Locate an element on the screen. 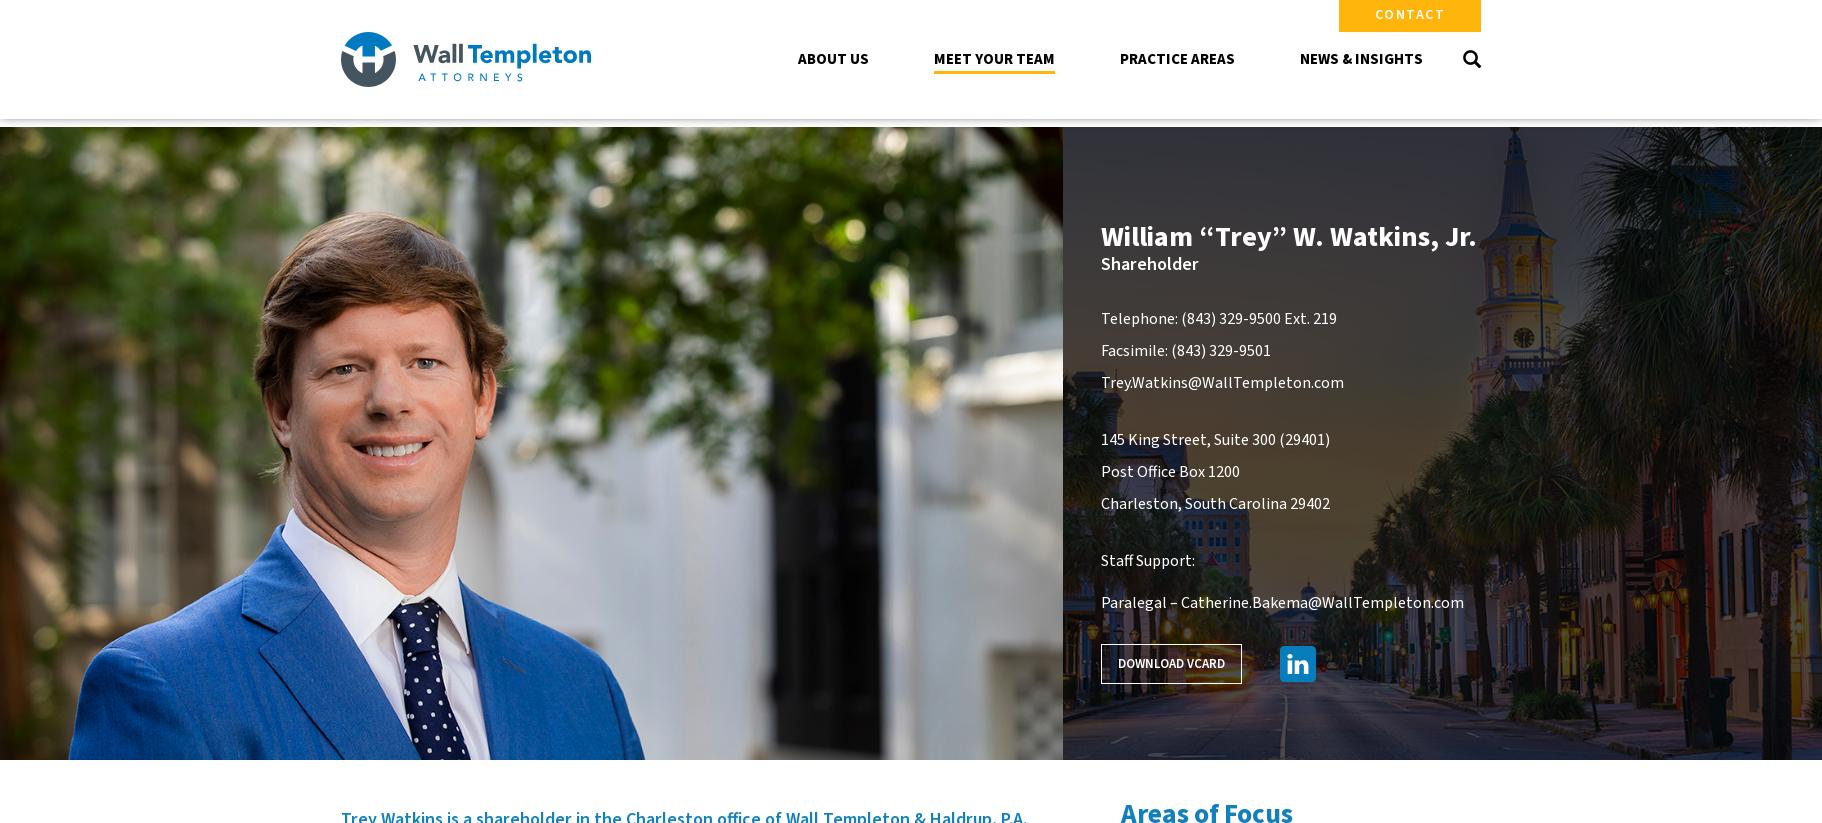 This screenshot has height=823, width=1822. 'Staff Support:' is located at coordinates (1145, 558).